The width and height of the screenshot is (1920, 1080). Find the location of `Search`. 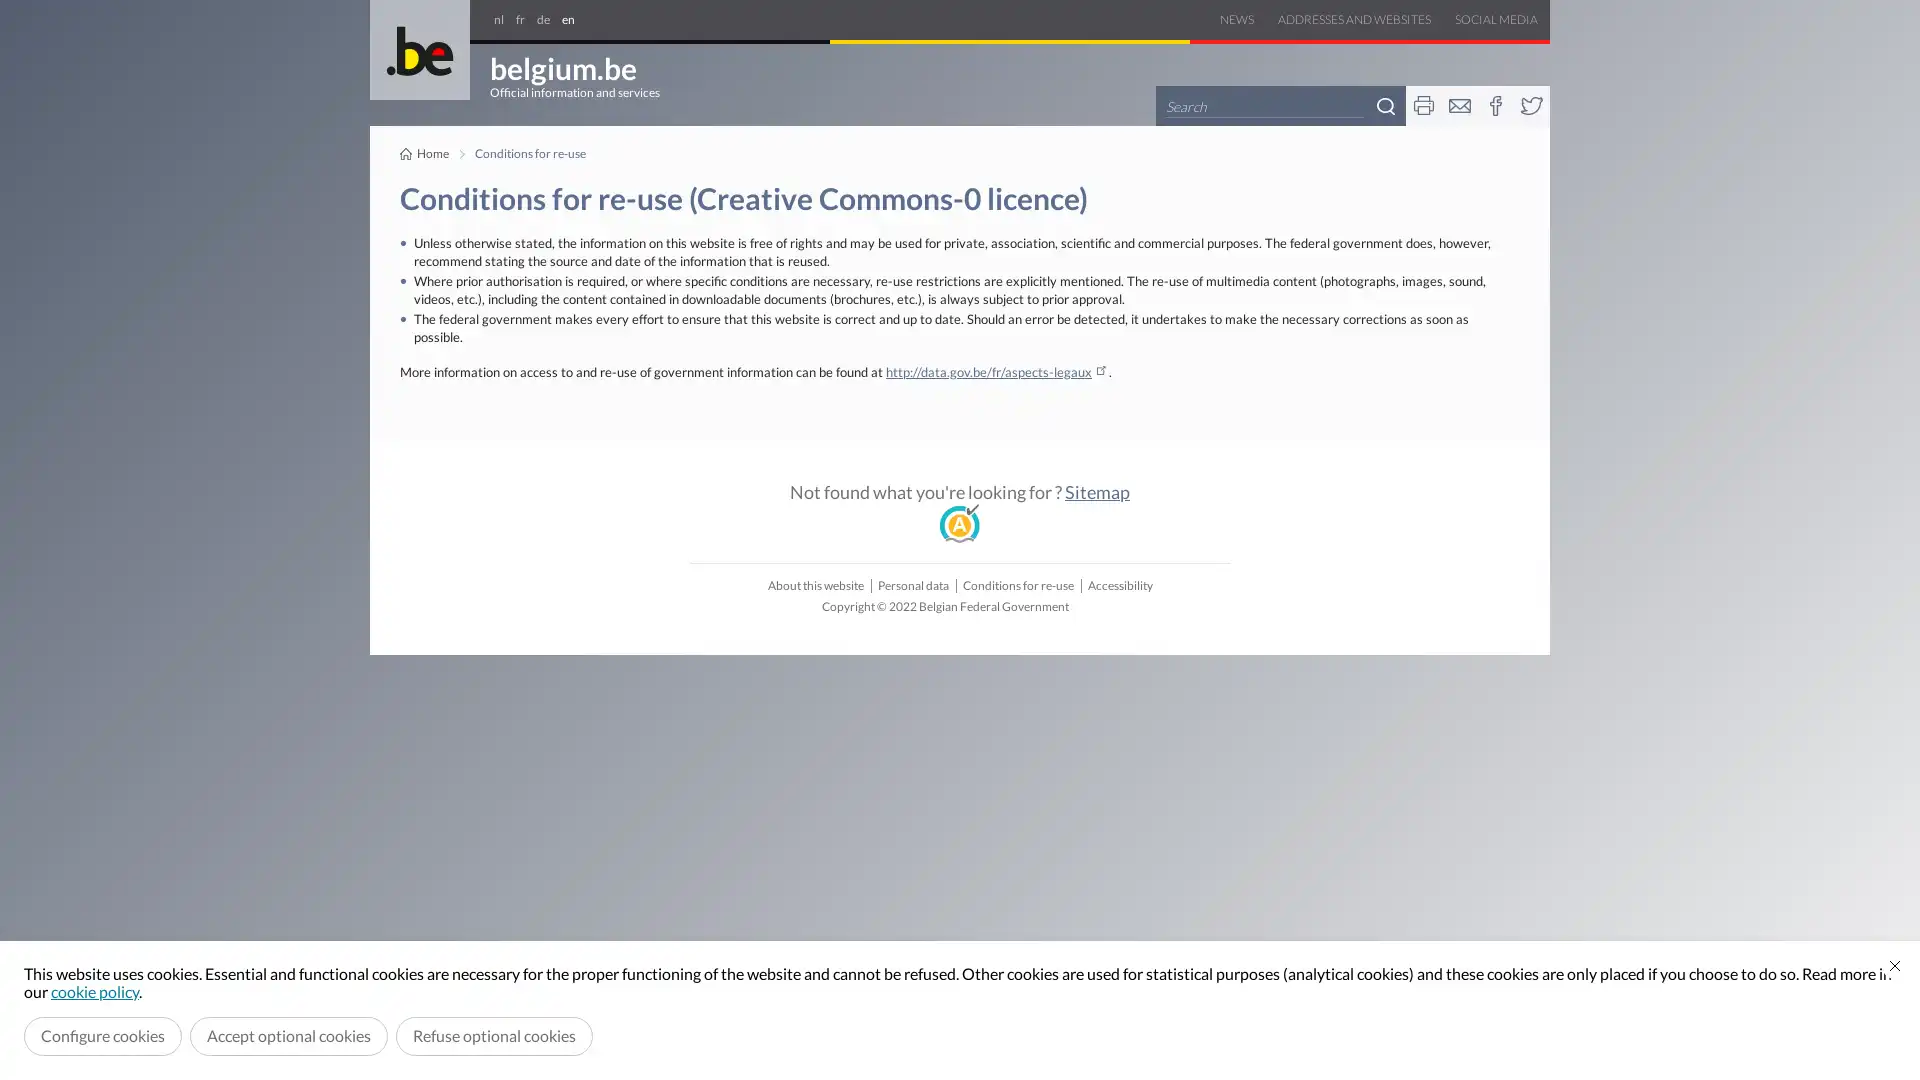

Search is located at coordinates (1385, 105).